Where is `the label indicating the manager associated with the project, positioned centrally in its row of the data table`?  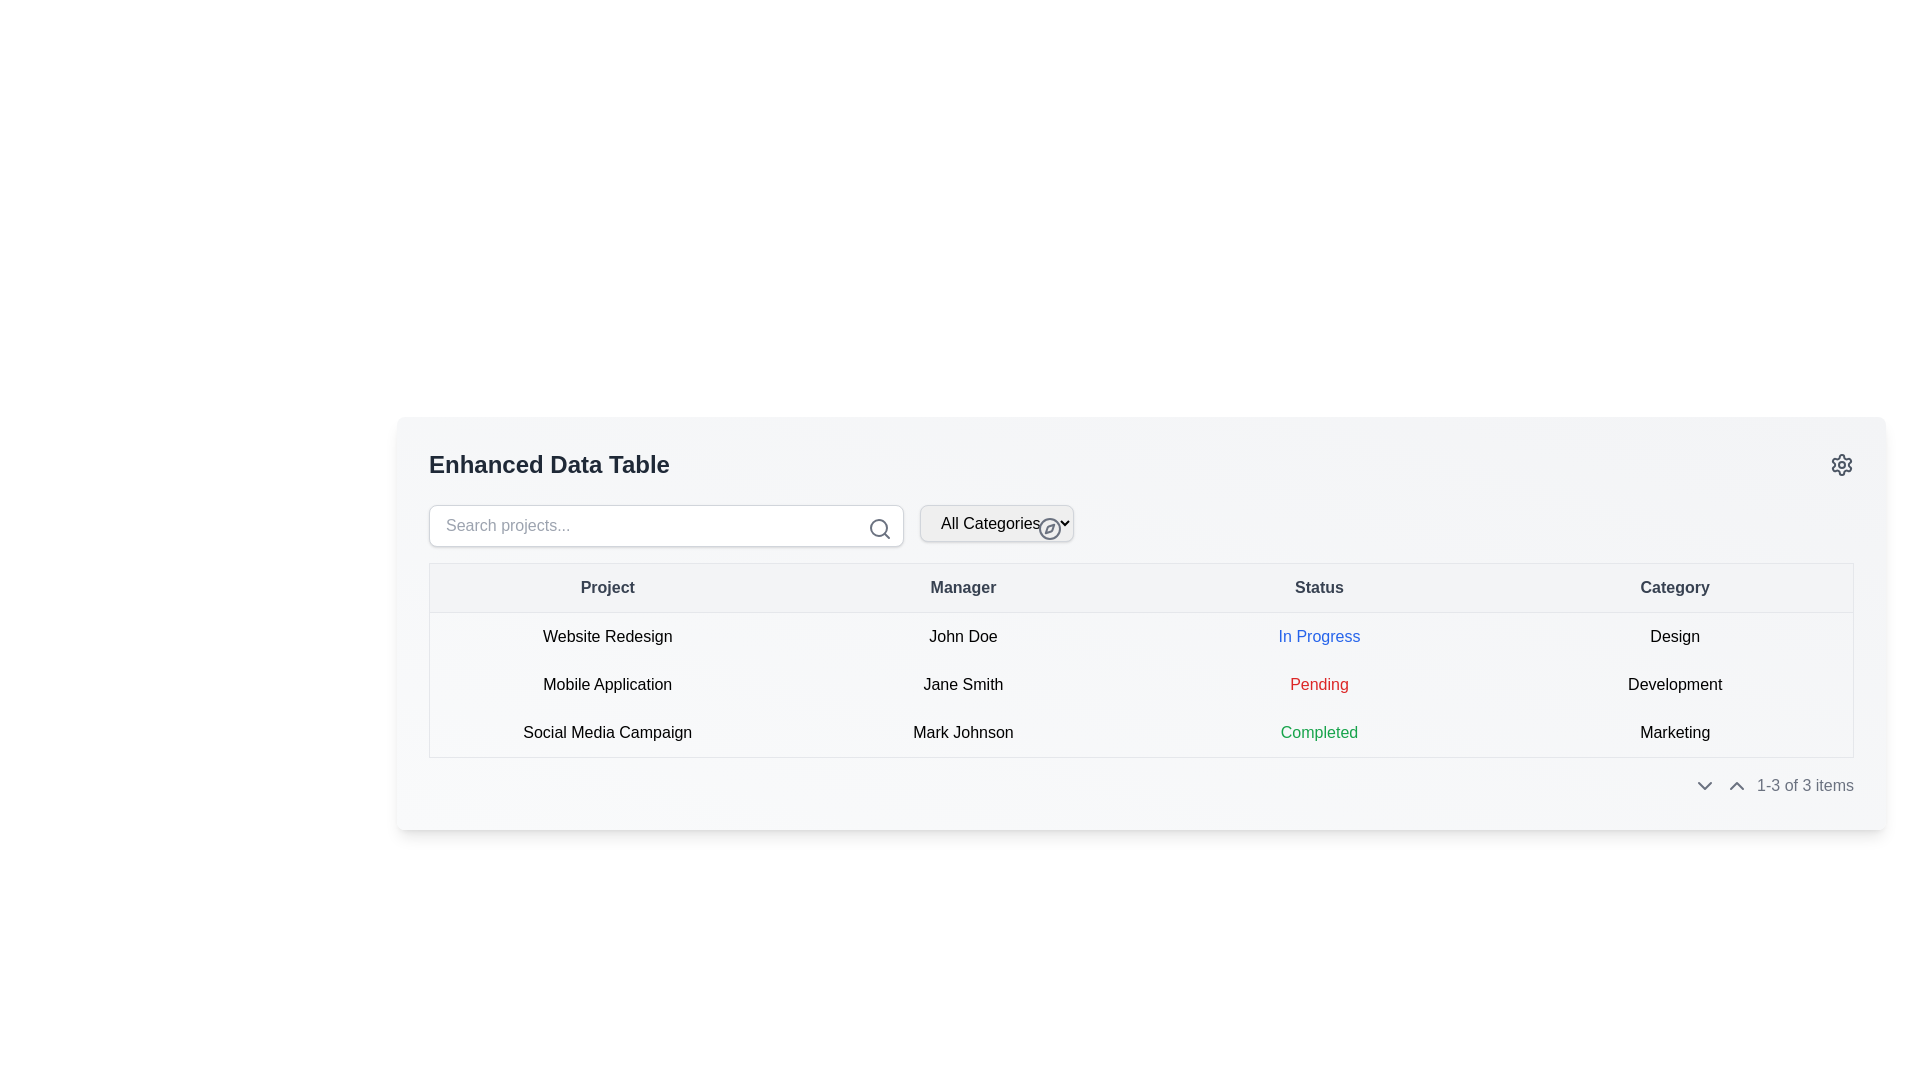 the label indicating the manager associated with the project, positioned centrally in its row of the data table is located at coordinates (963, 684).